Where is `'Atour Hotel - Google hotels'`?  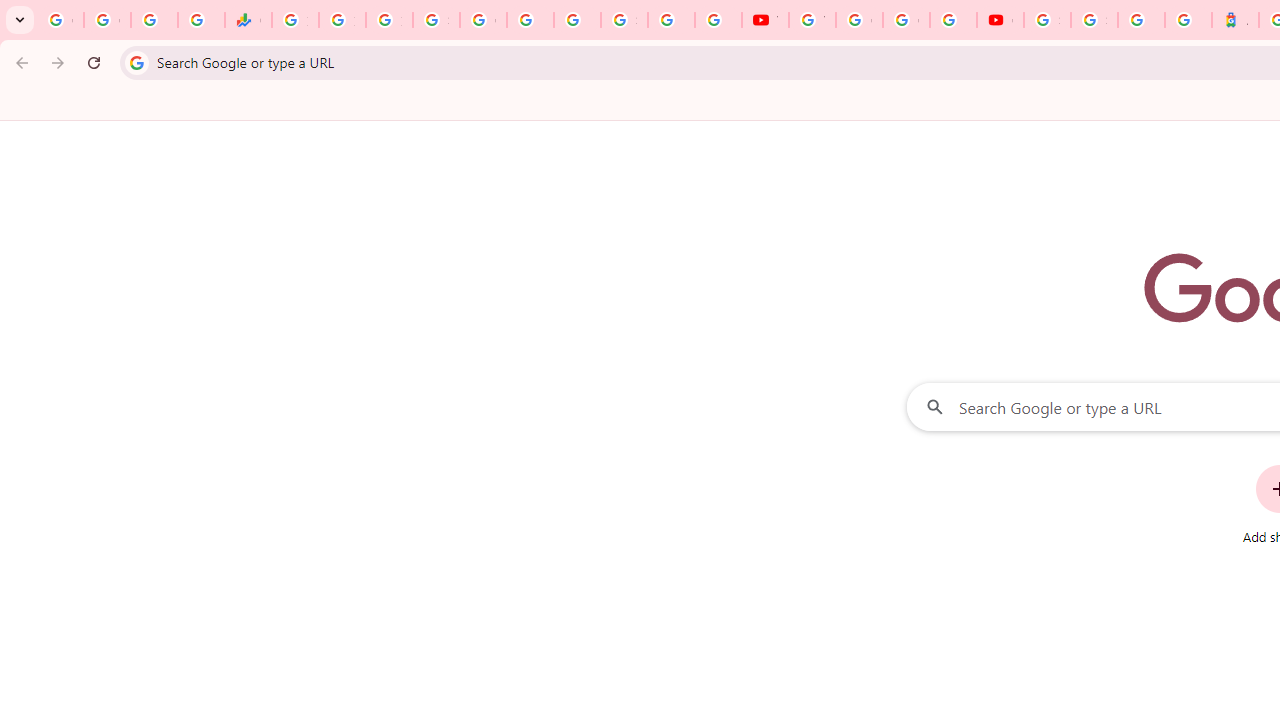 'Atour Hotel - Google hotels' is located at coordinates (1234, 20).